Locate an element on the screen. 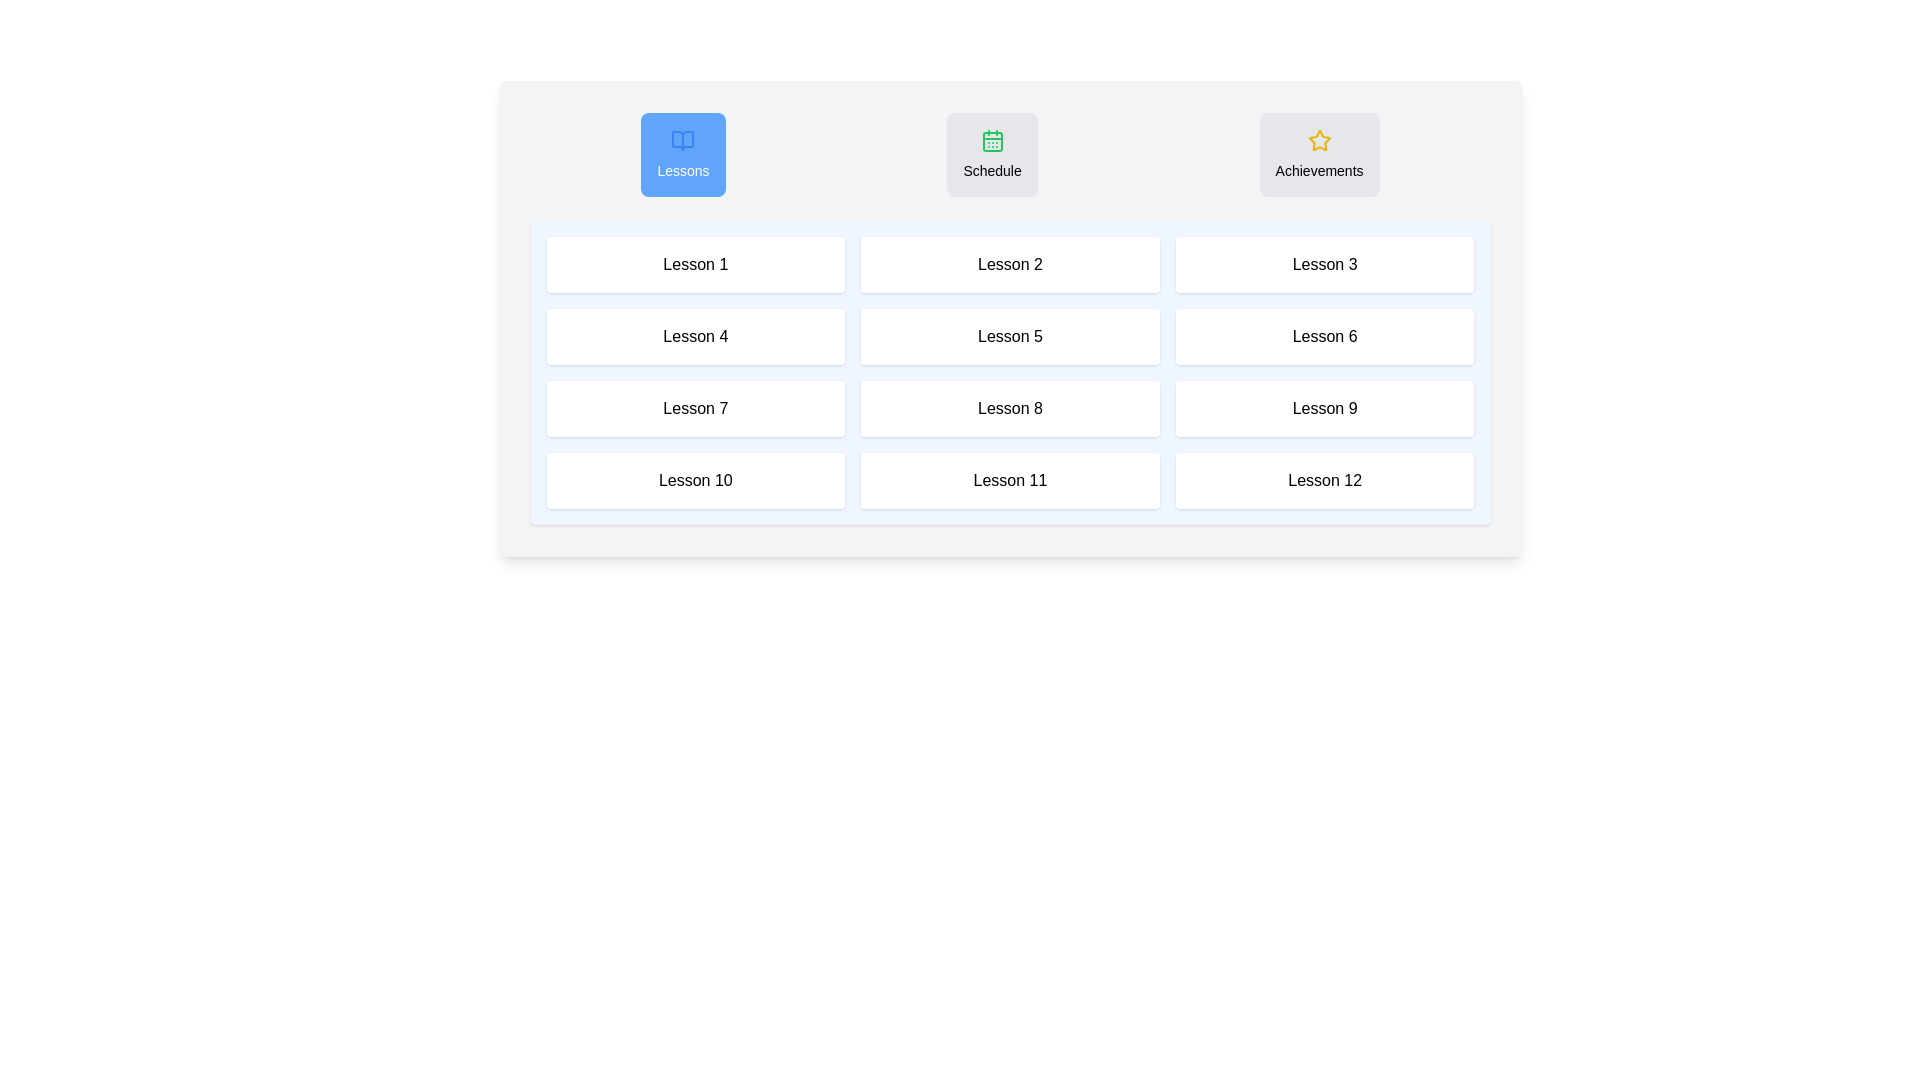  the Achievements tab by clicking on its button is located at coordinates (1319, 153).